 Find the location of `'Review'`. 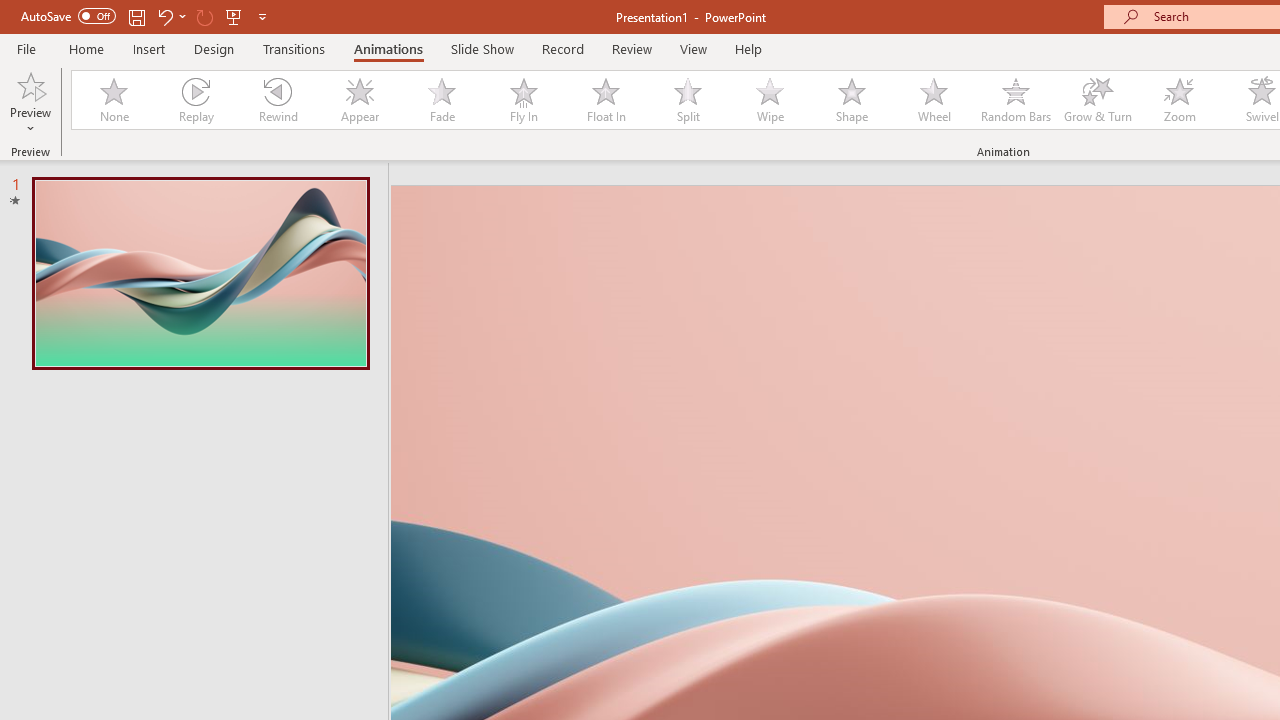

'Review' is located at coordinates (630, 48).